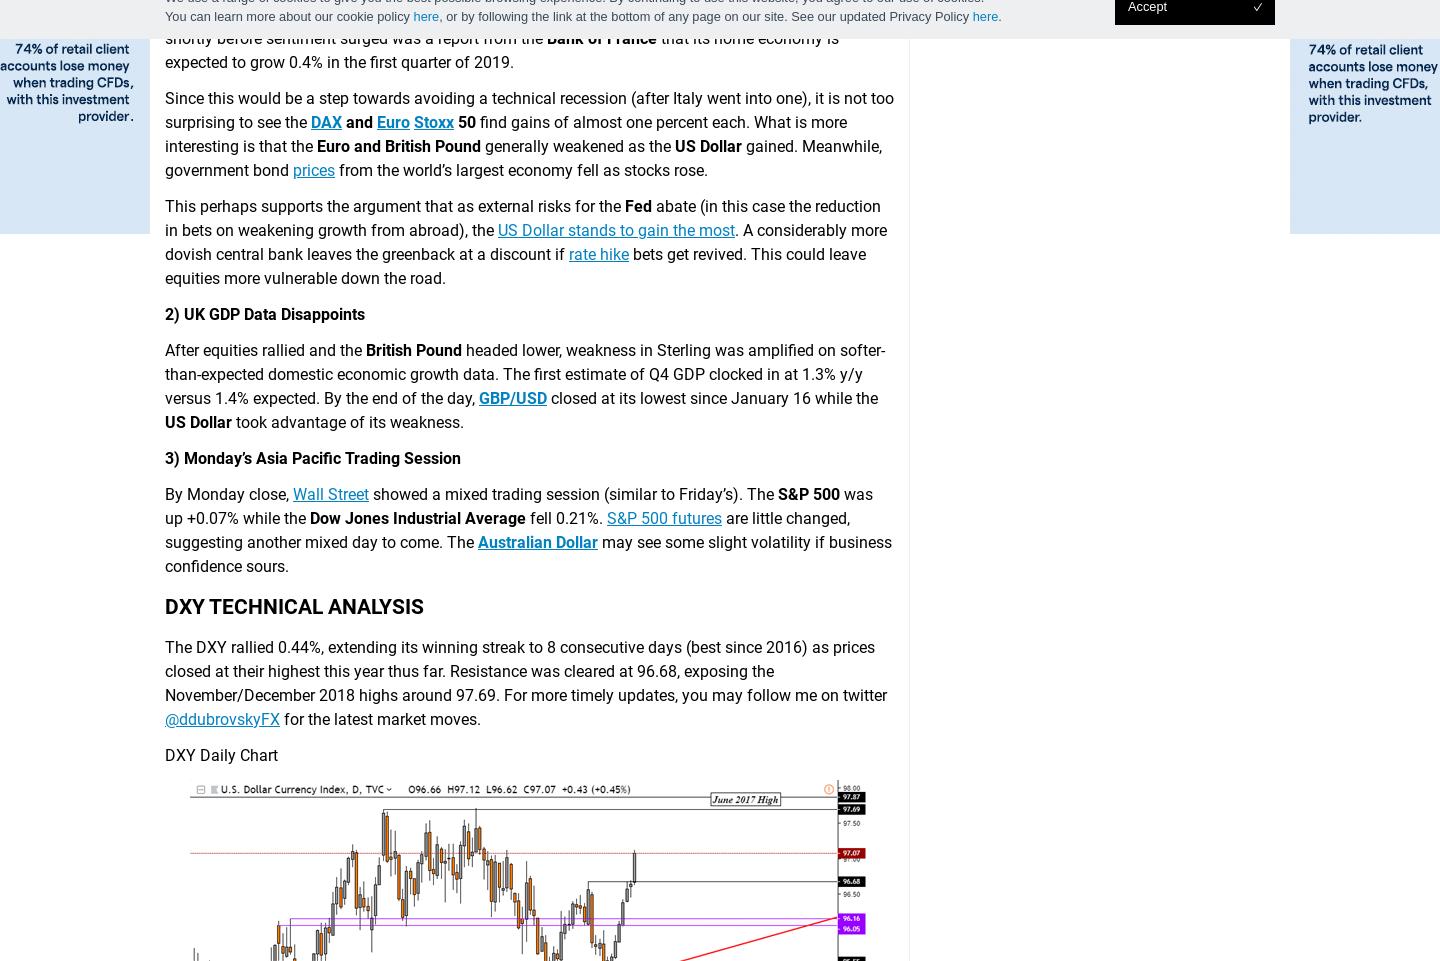 This screenshot has width=1440, height=961. I want to click on '.', so click(998, 14).